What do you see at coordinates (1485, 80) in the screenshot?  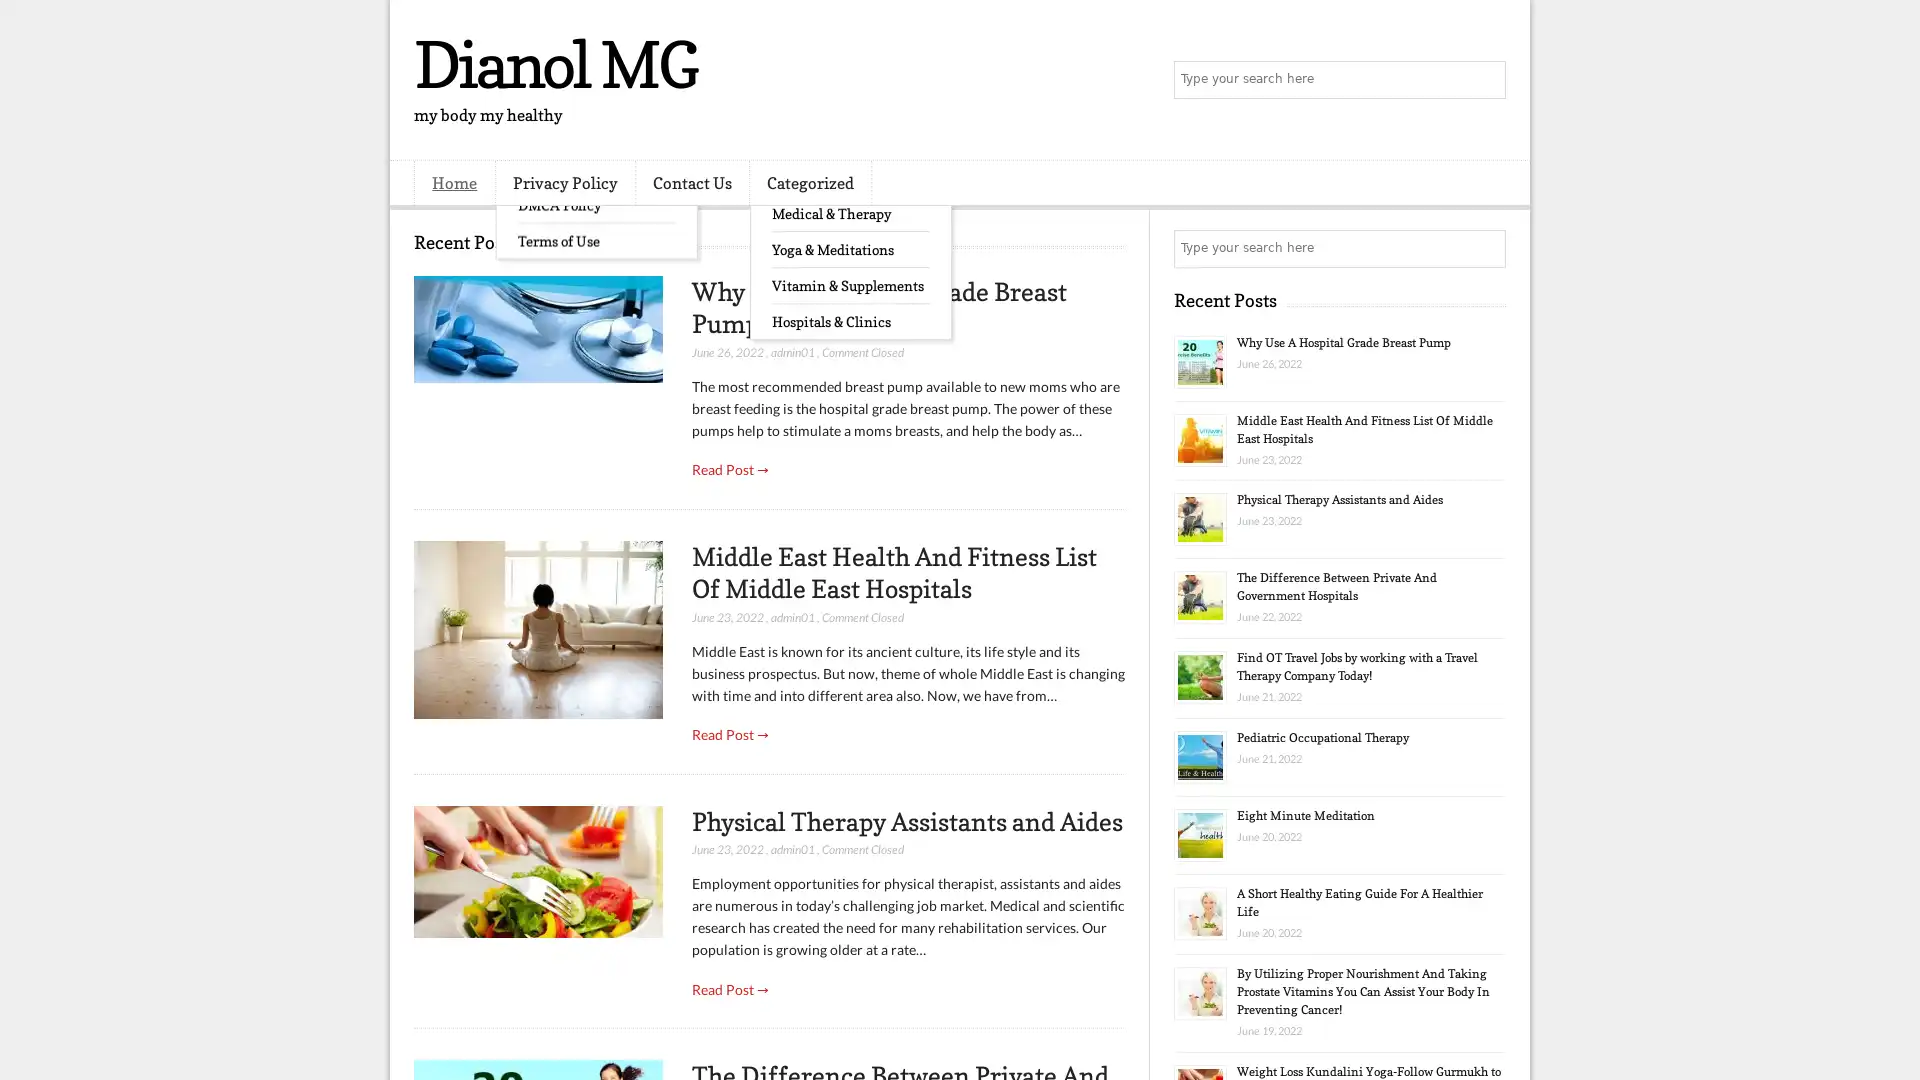 I see `Search` at bounding box center [1485, 80].